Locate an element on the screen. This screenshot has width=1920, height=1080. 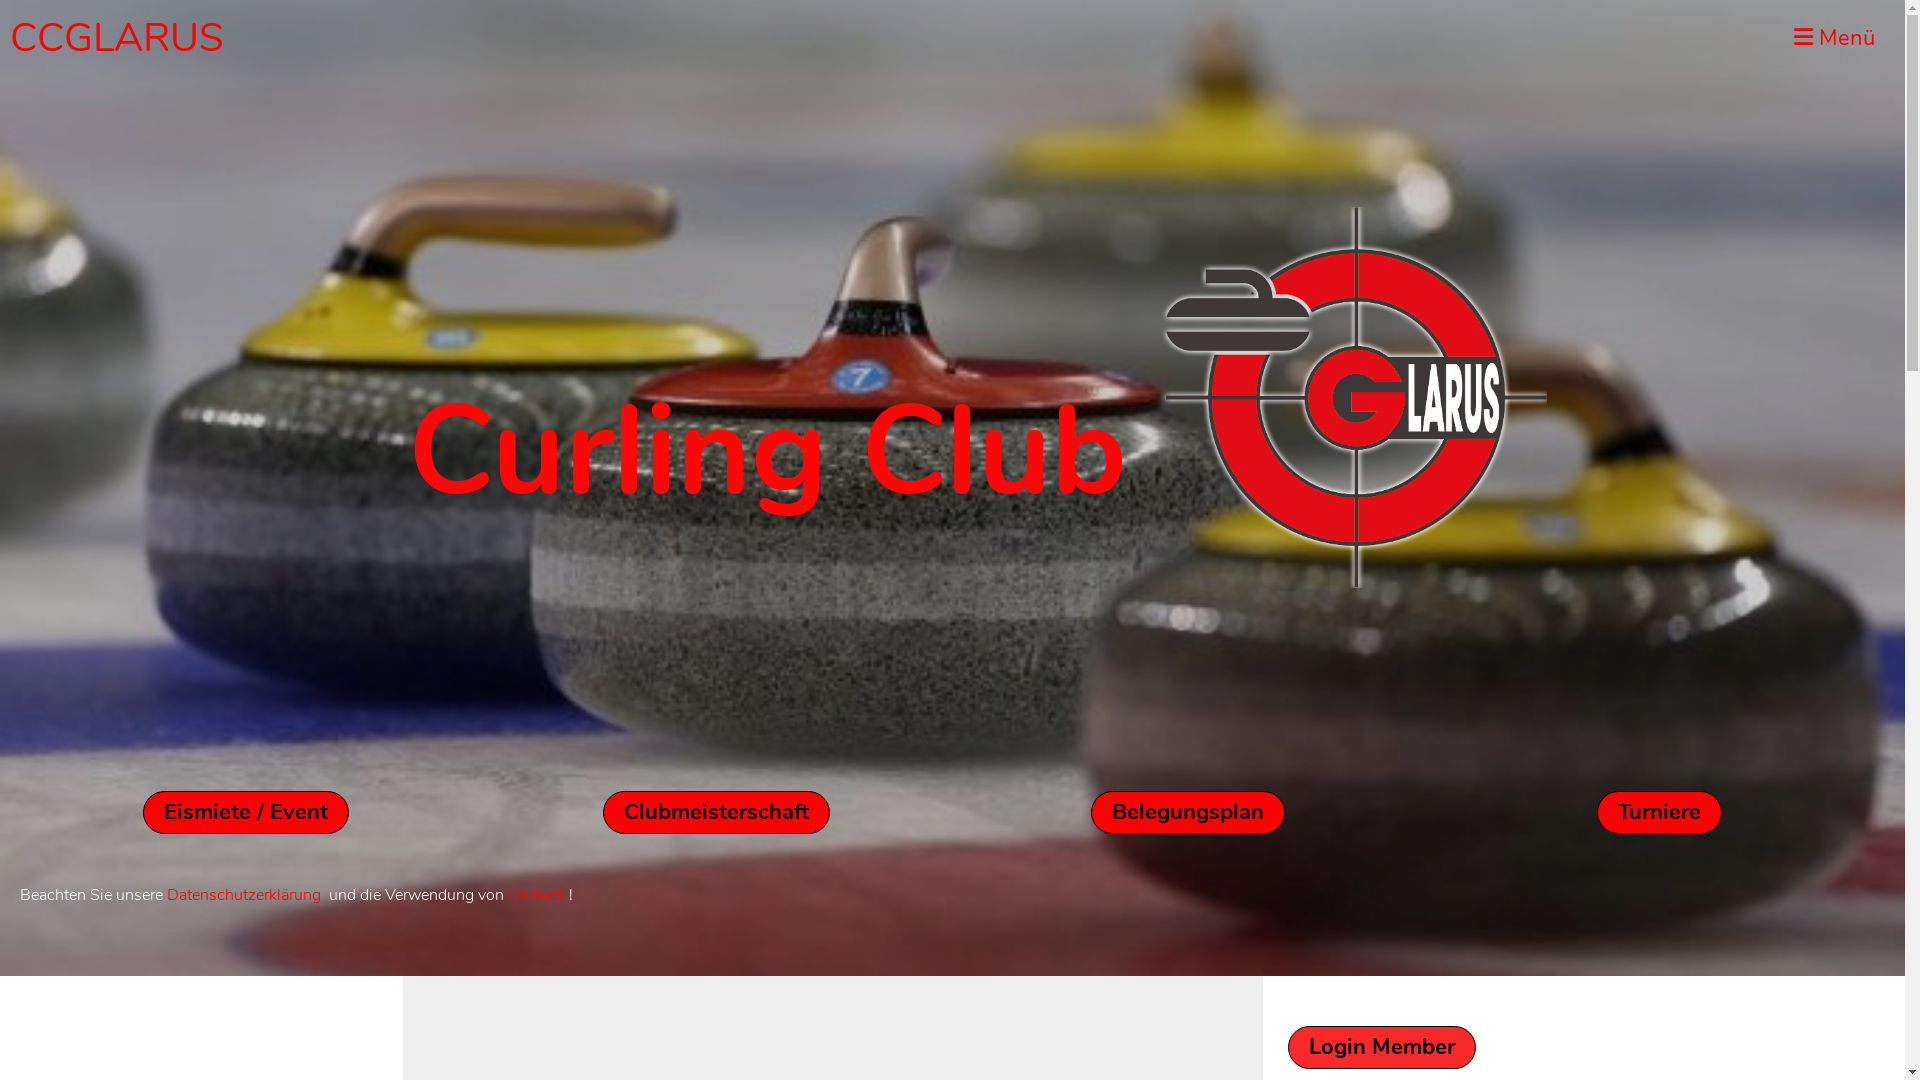
'Eismiete / Event' is located at coordinates (142, 812).